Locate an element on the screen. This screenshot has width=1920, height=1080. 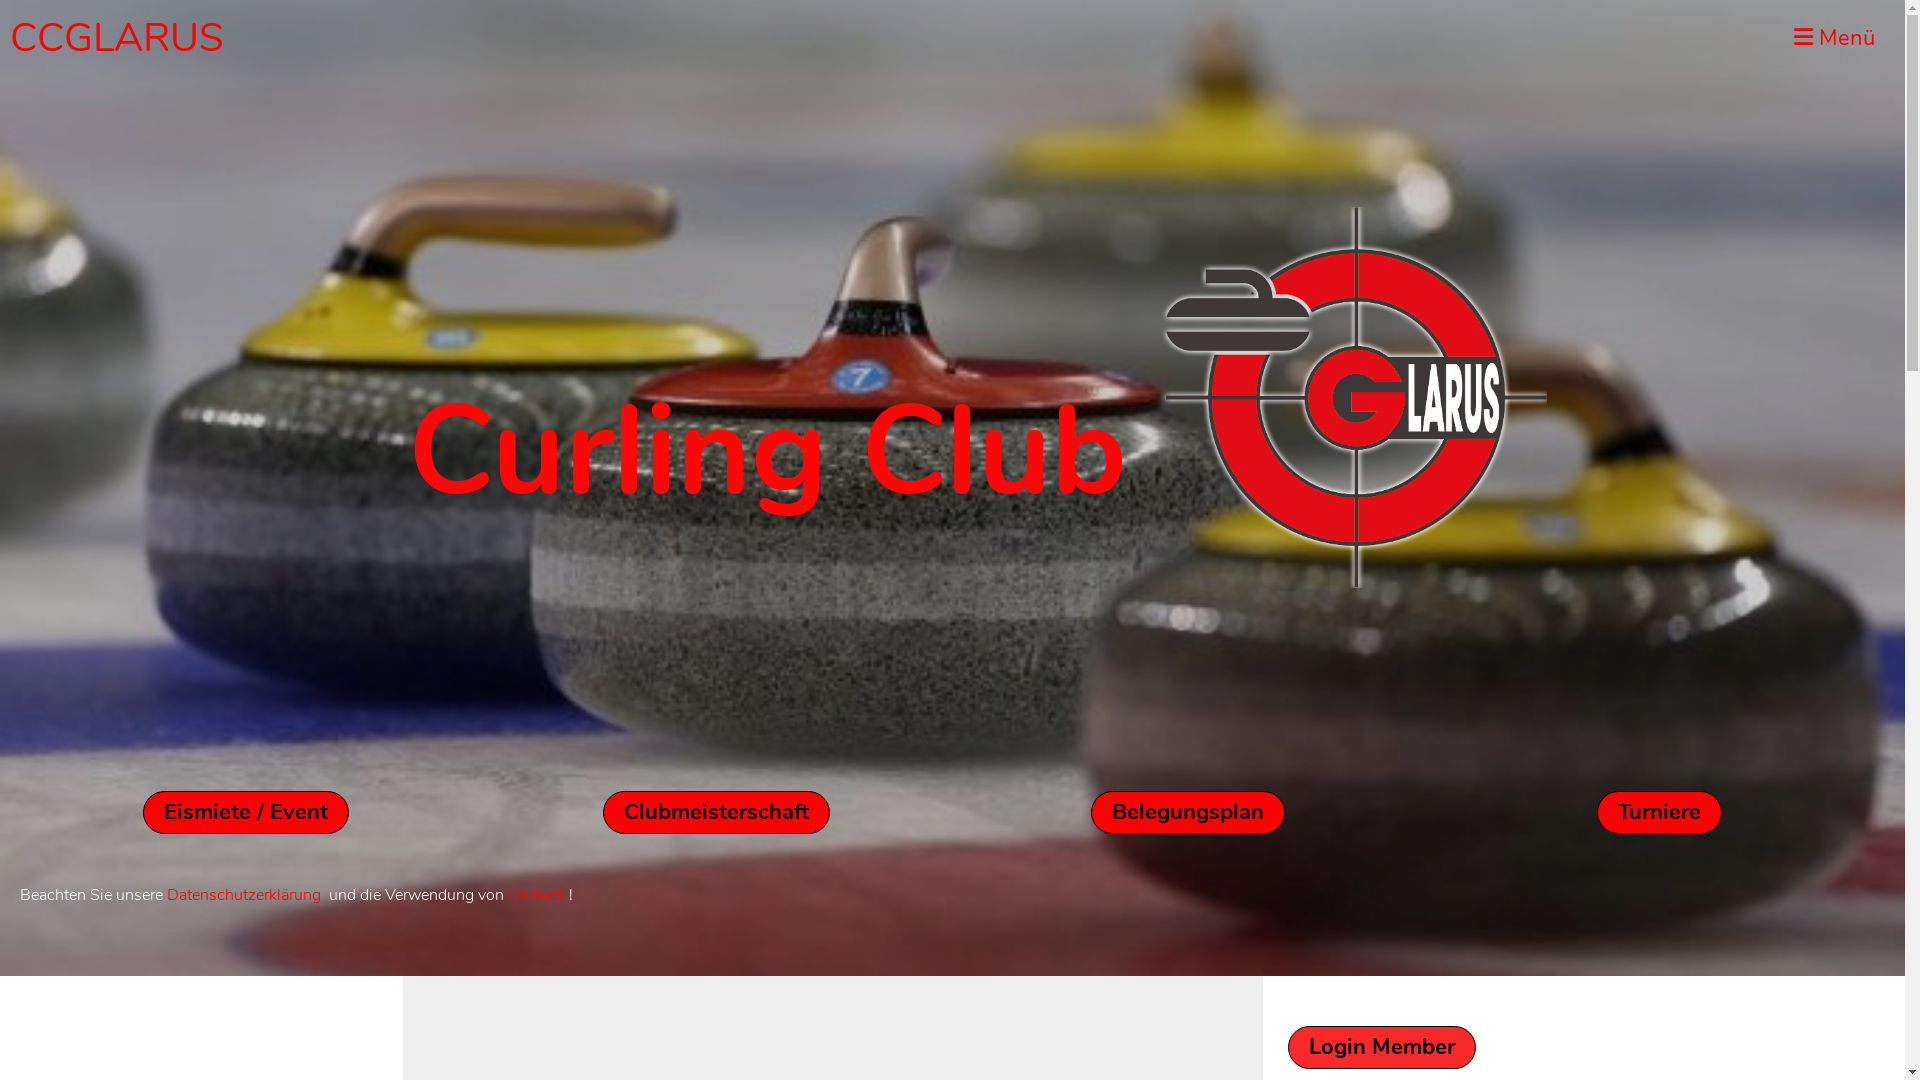
'Eismiete / Event' is located at coordinates (142, 812).